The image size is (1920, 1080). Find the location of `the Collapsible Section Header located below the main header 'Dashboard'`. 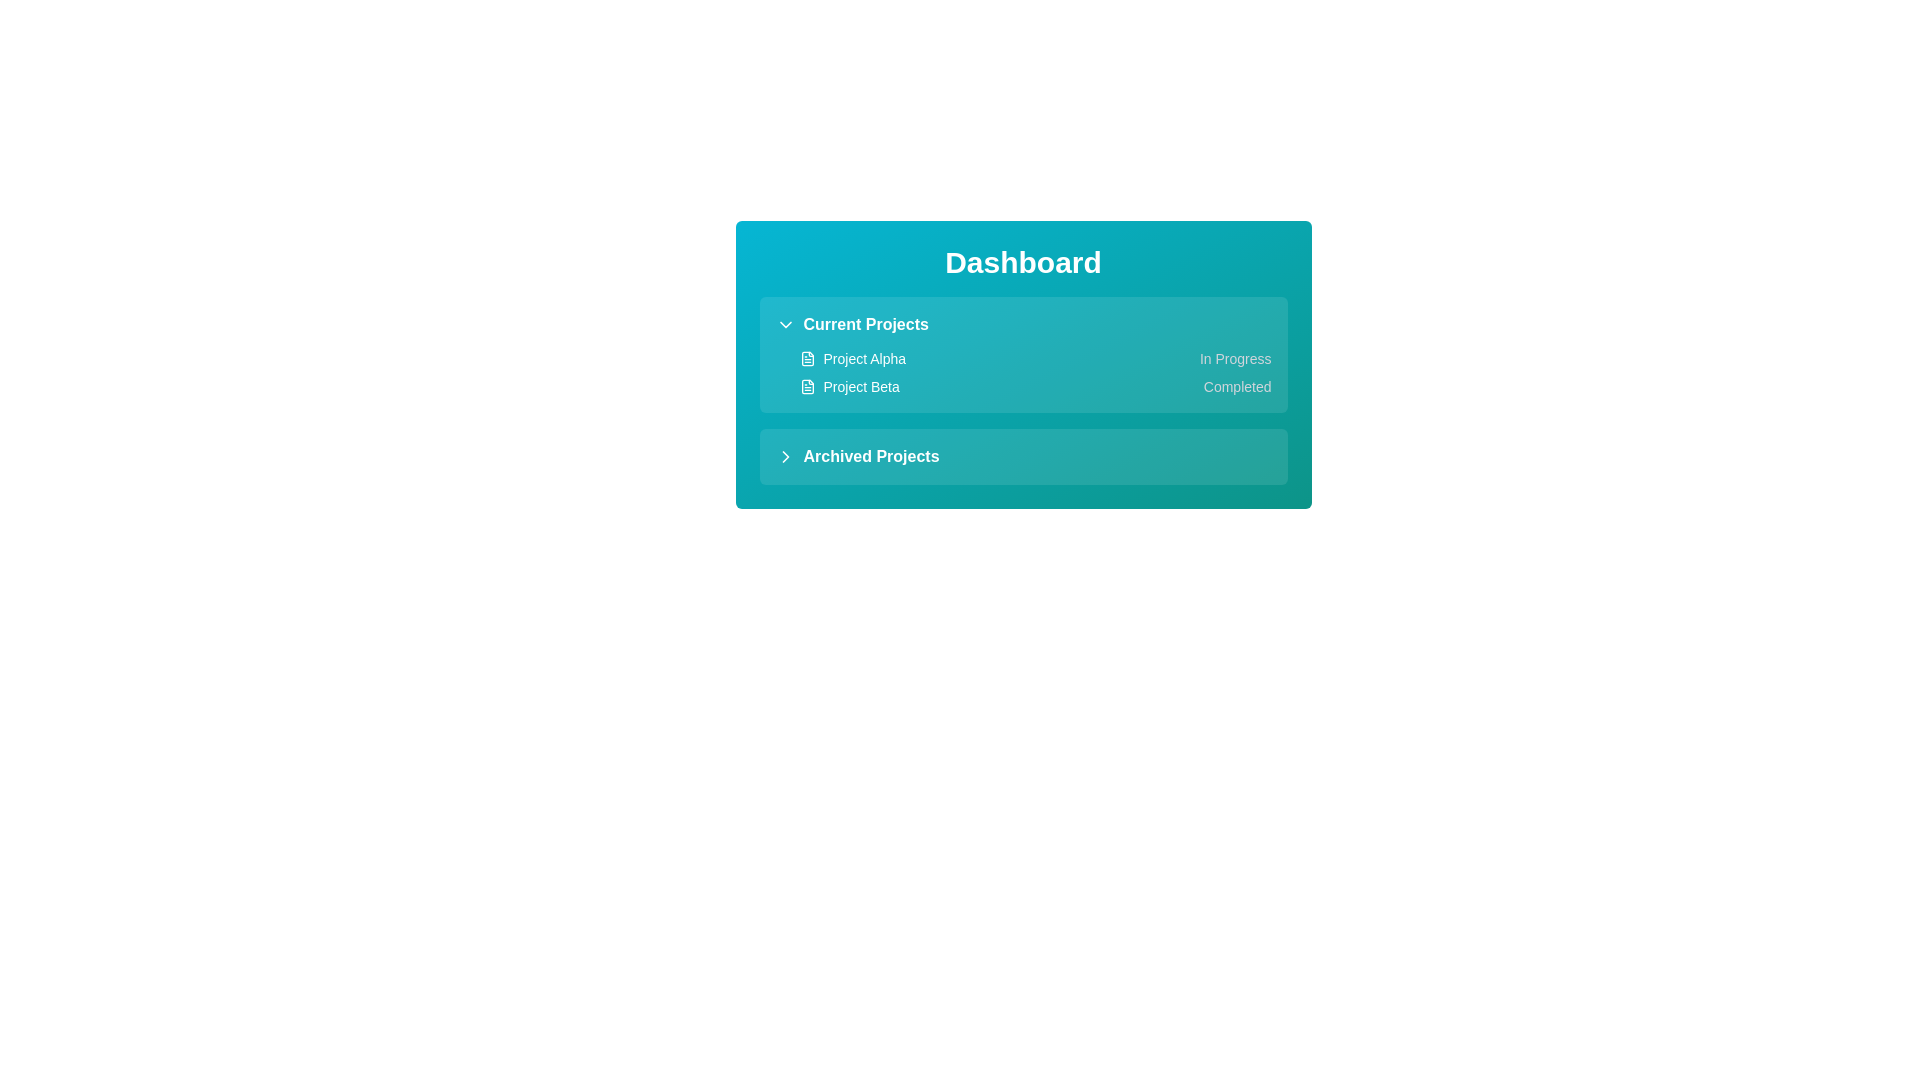

the Collapsible Section Header located below the main header 'Dashboard' is located at coordinates (852, 323).